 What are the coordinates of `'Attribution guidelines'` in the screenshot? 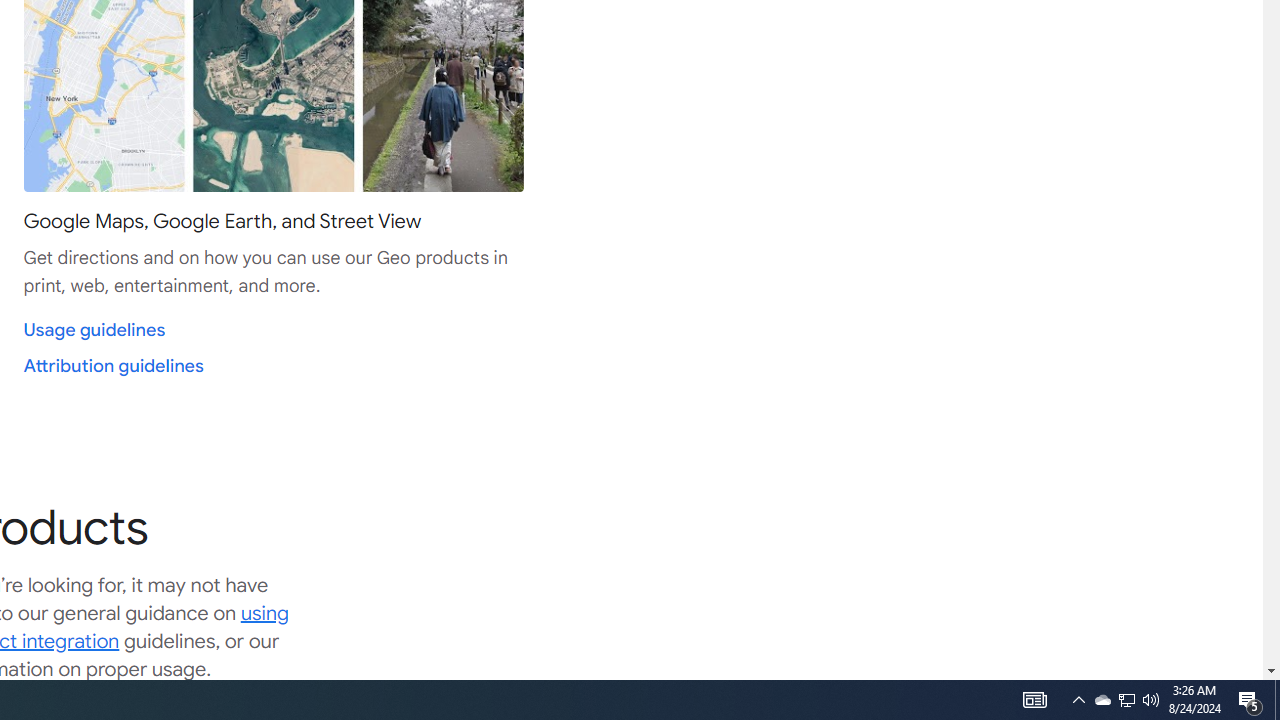 It's located at (112, 366).